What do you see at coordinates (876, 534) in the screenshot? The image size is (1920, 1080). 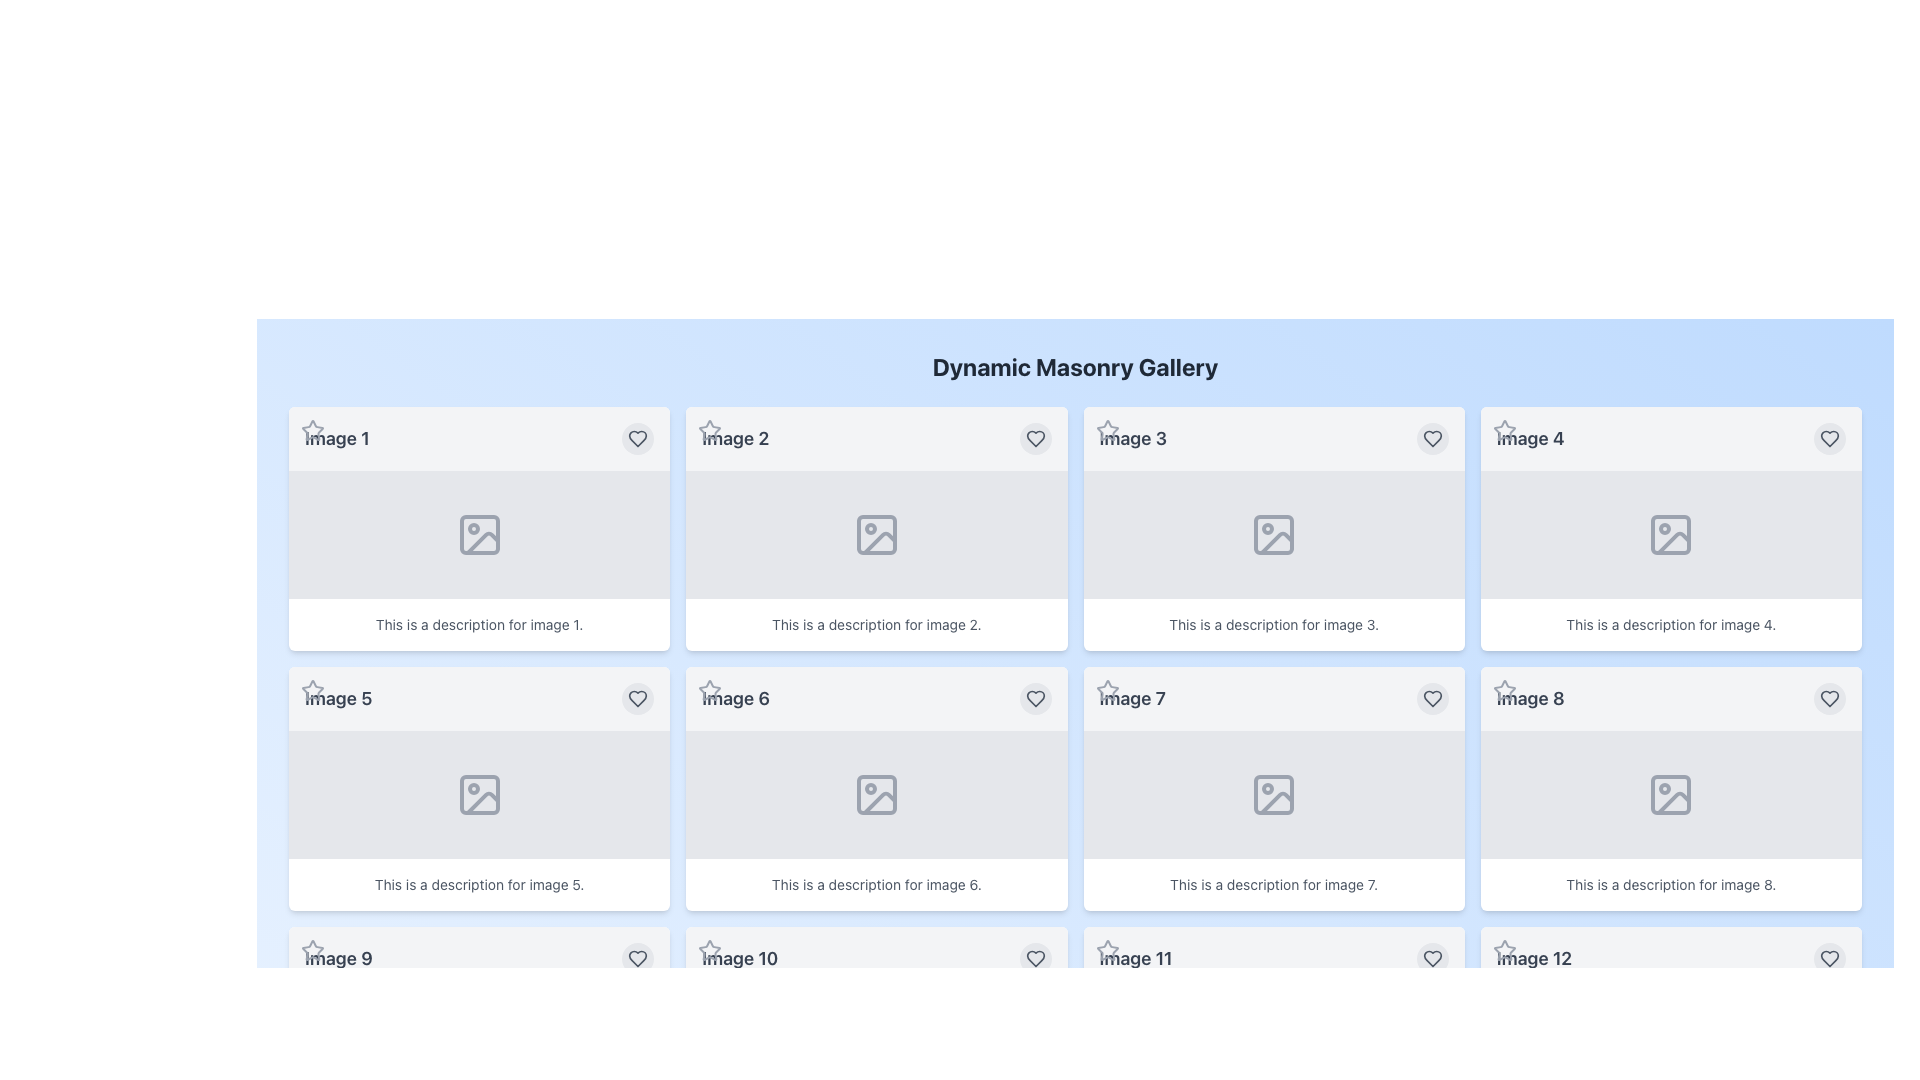 I see `the gray rounded rectangle icon located in the center-right region of the 'Image 2' placeholder in the first row, second column of the dynamic masonry gallery` at bounding box center [876, 534].